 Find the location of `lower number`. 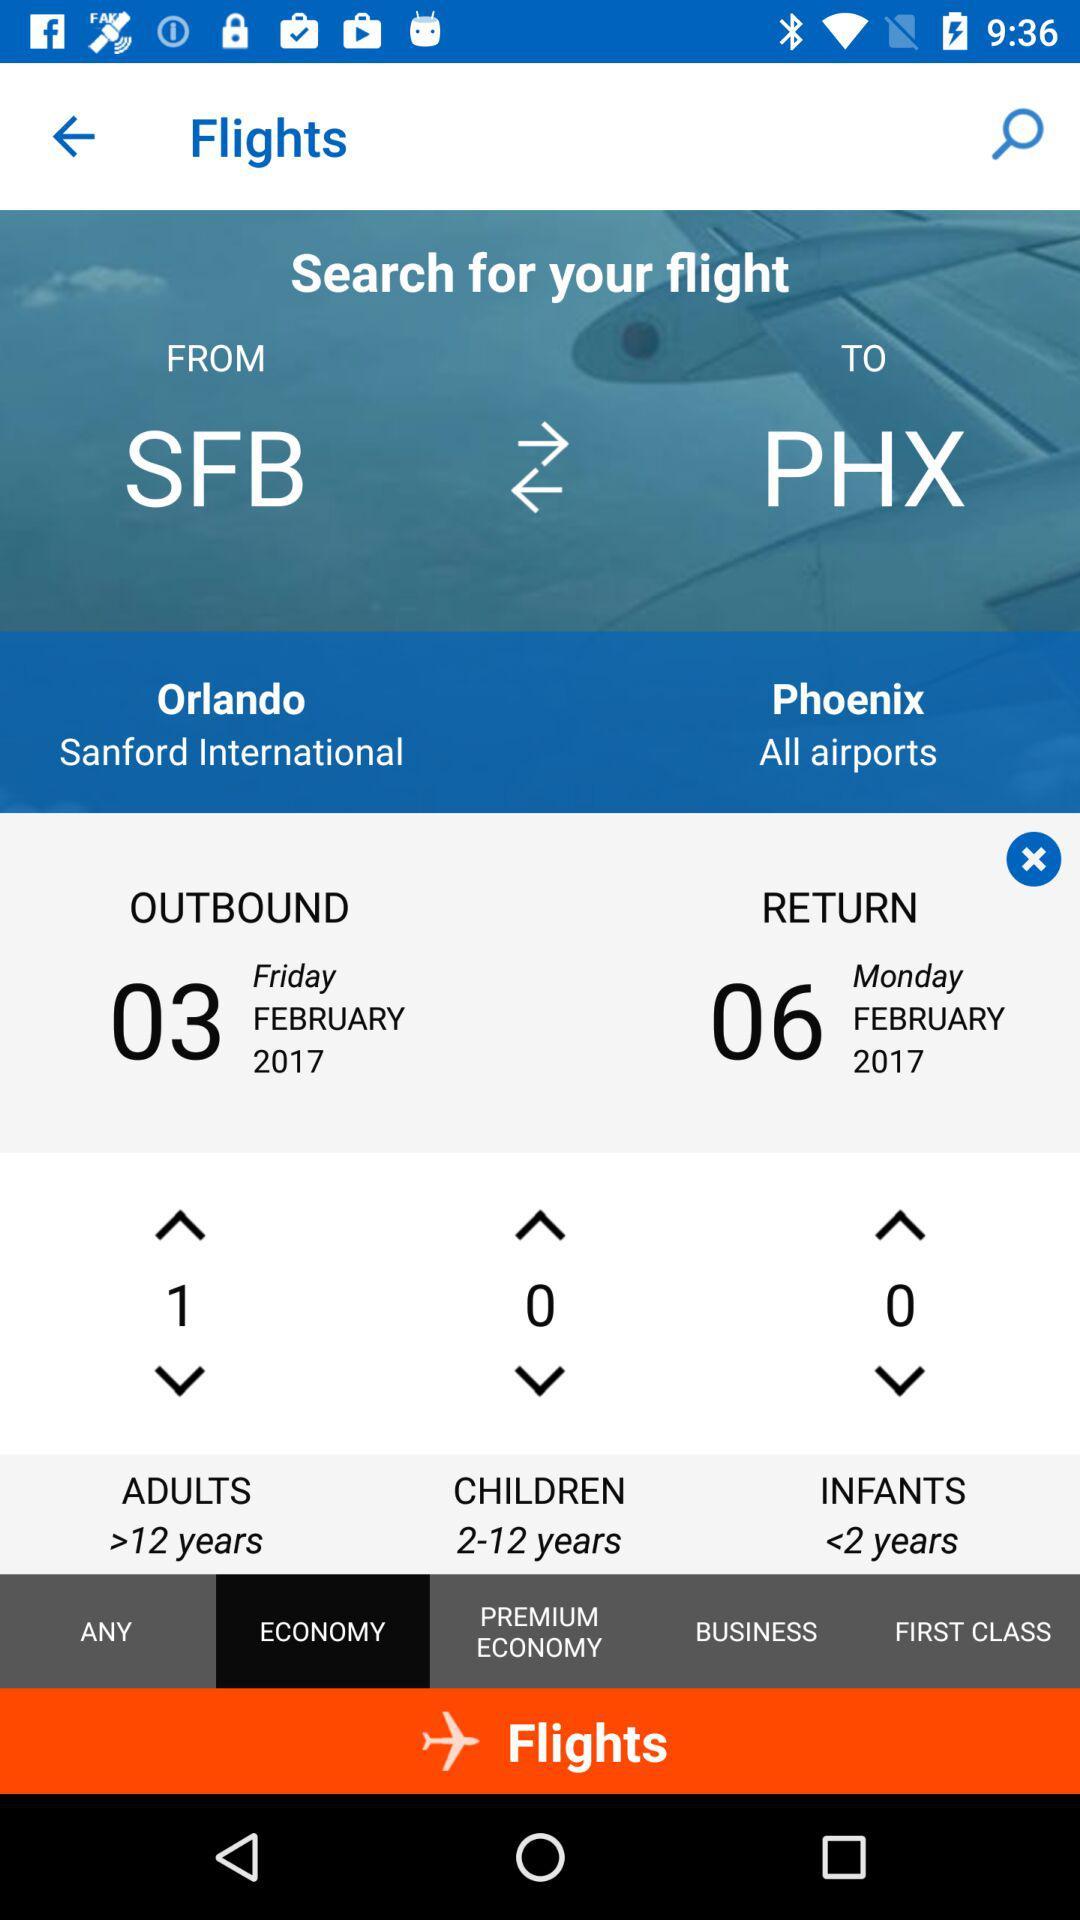

lower number is located at coordinates (898, 1380).